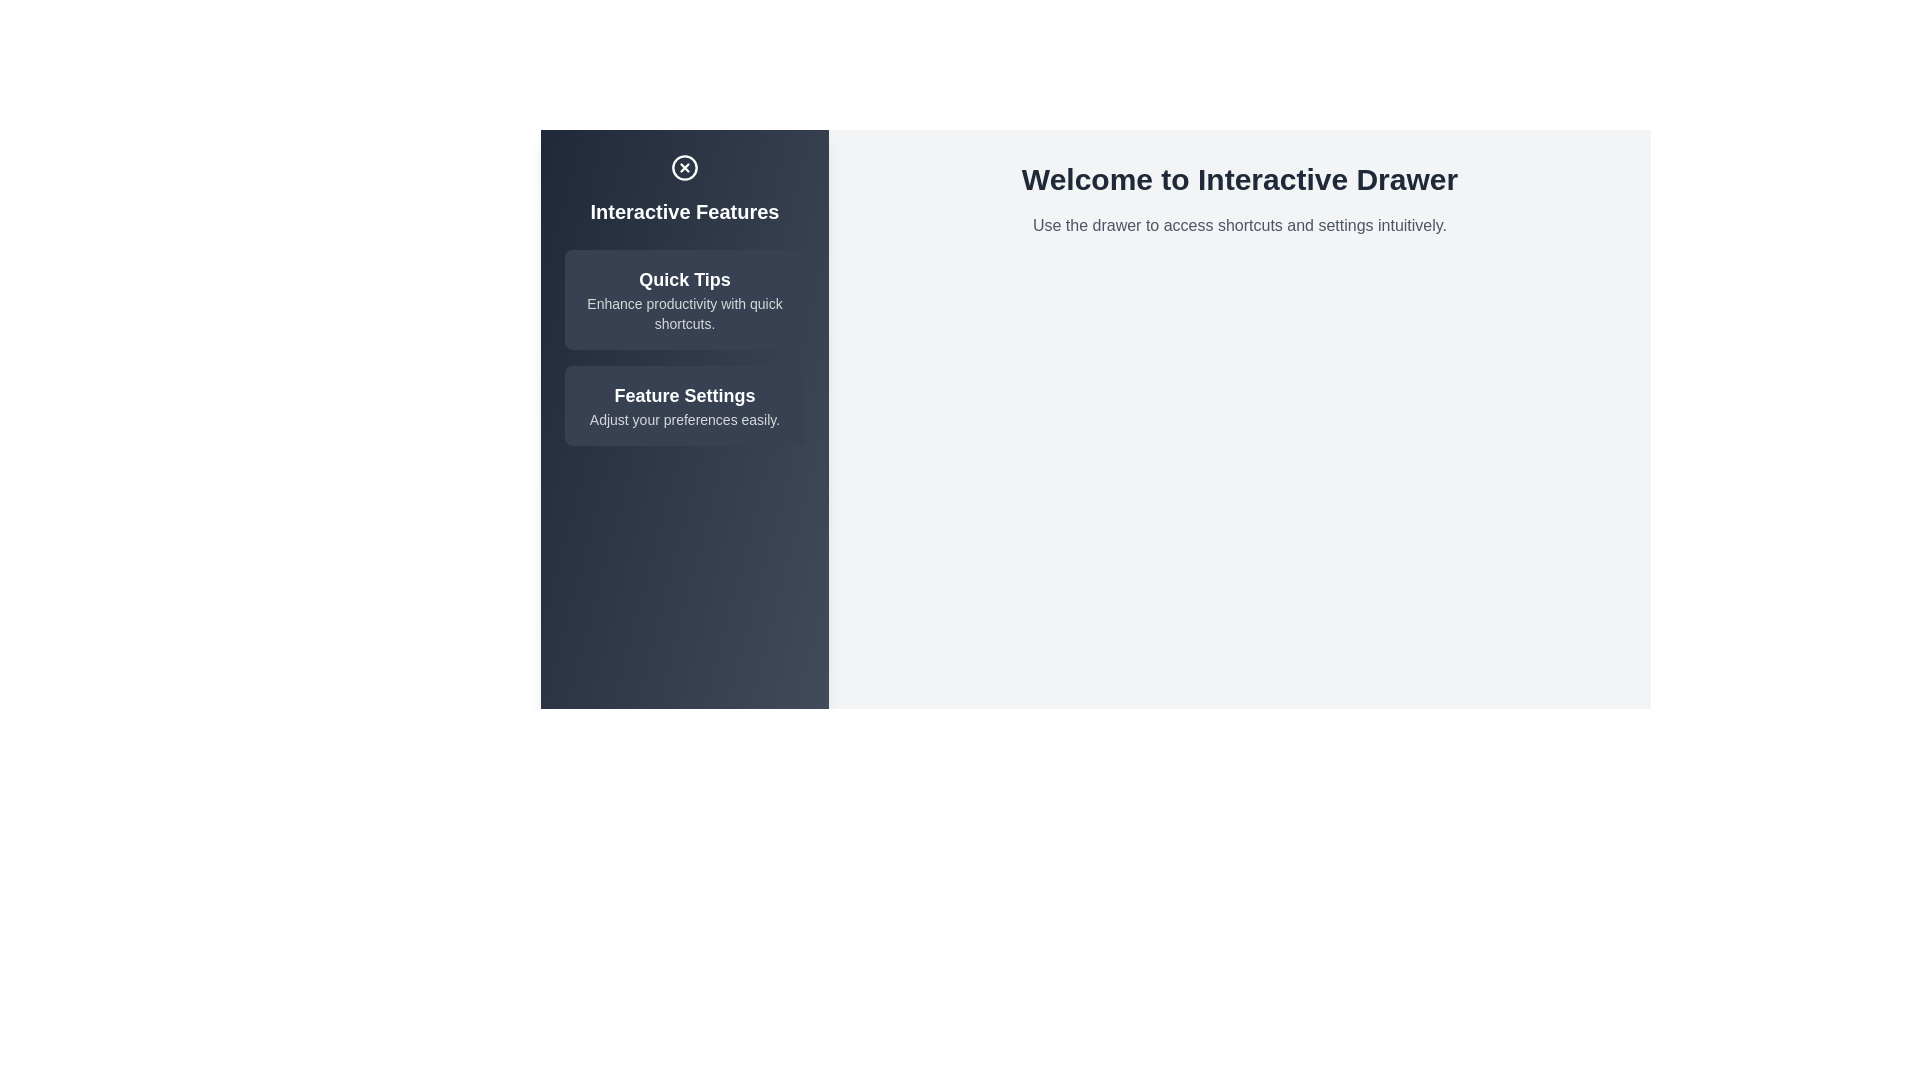  What do you see at coordinates (685, 300) in the screenshot?
I see `the list item 'Quick Tips' to view its hover effect` at bounding box center [685, 300].